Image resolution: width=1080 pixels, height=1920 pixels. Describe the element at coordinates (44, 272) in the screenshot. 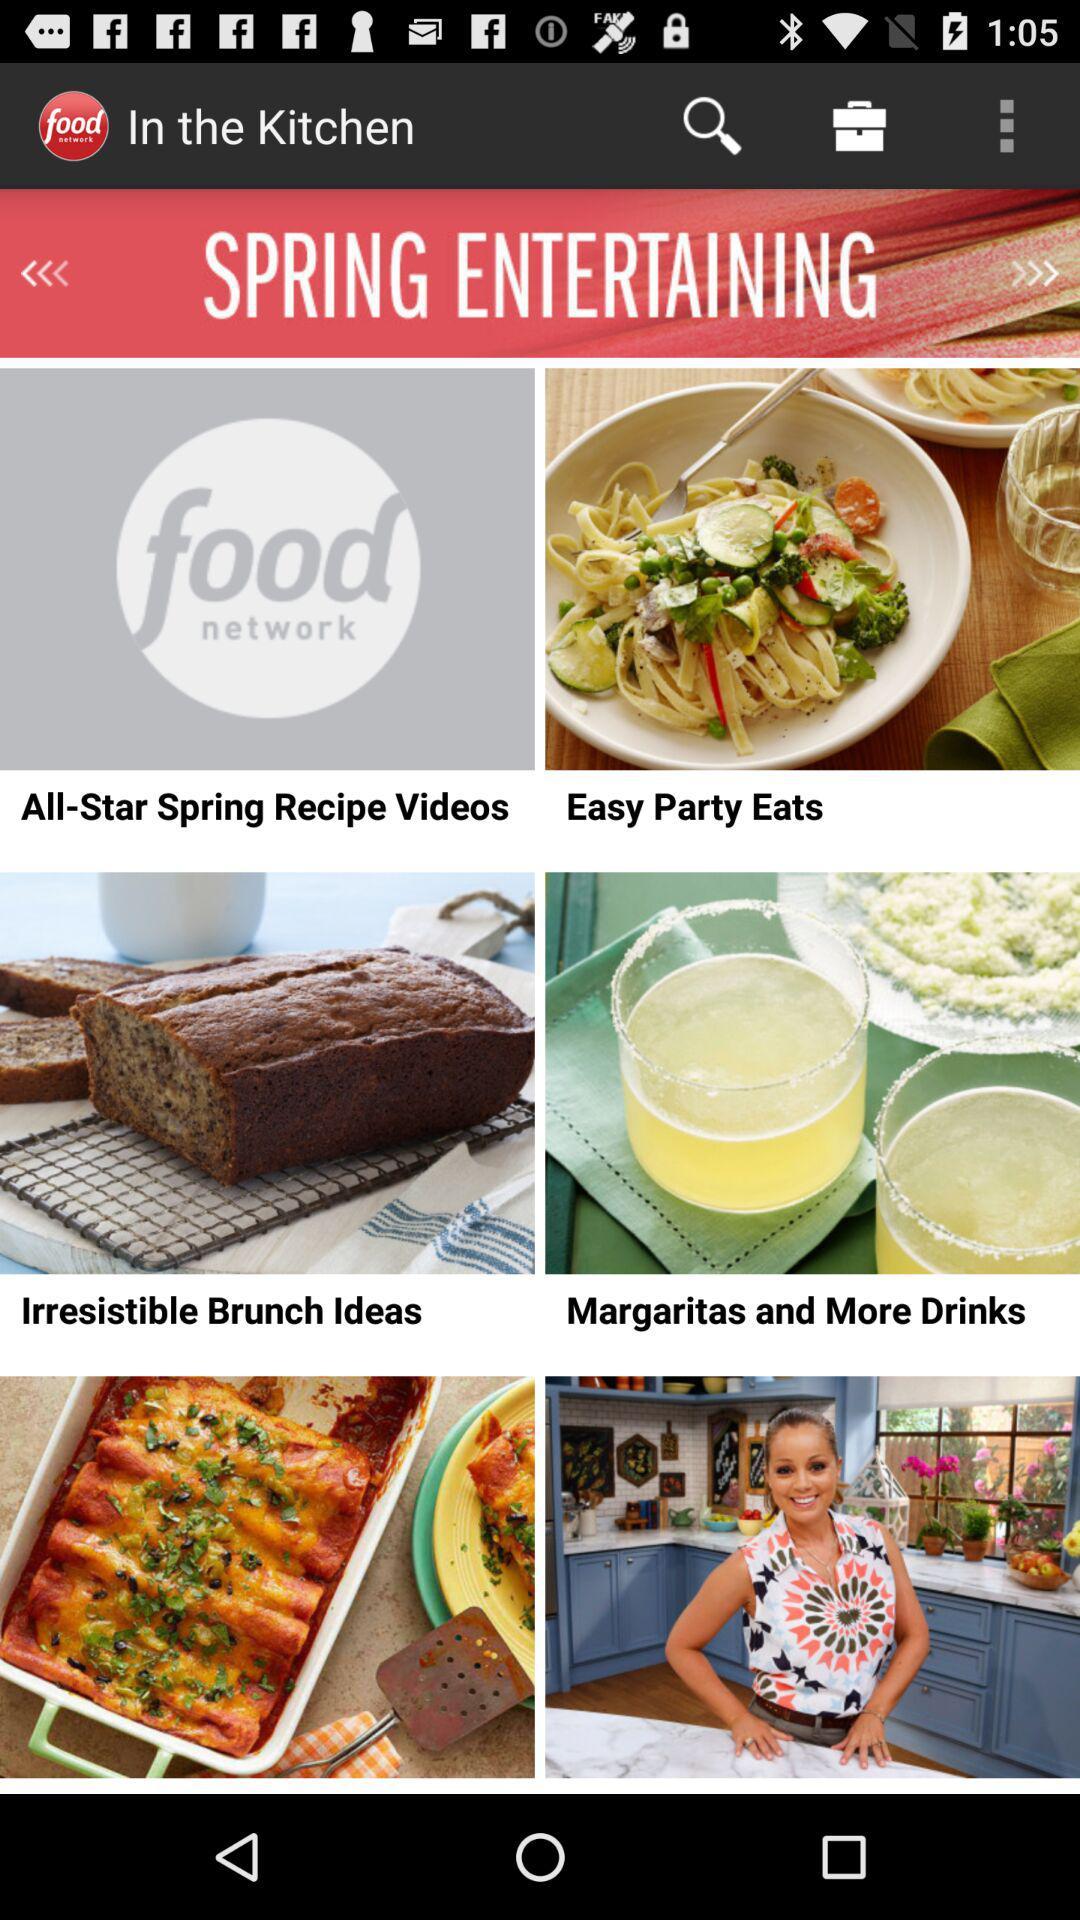

I see `go back` at that location.